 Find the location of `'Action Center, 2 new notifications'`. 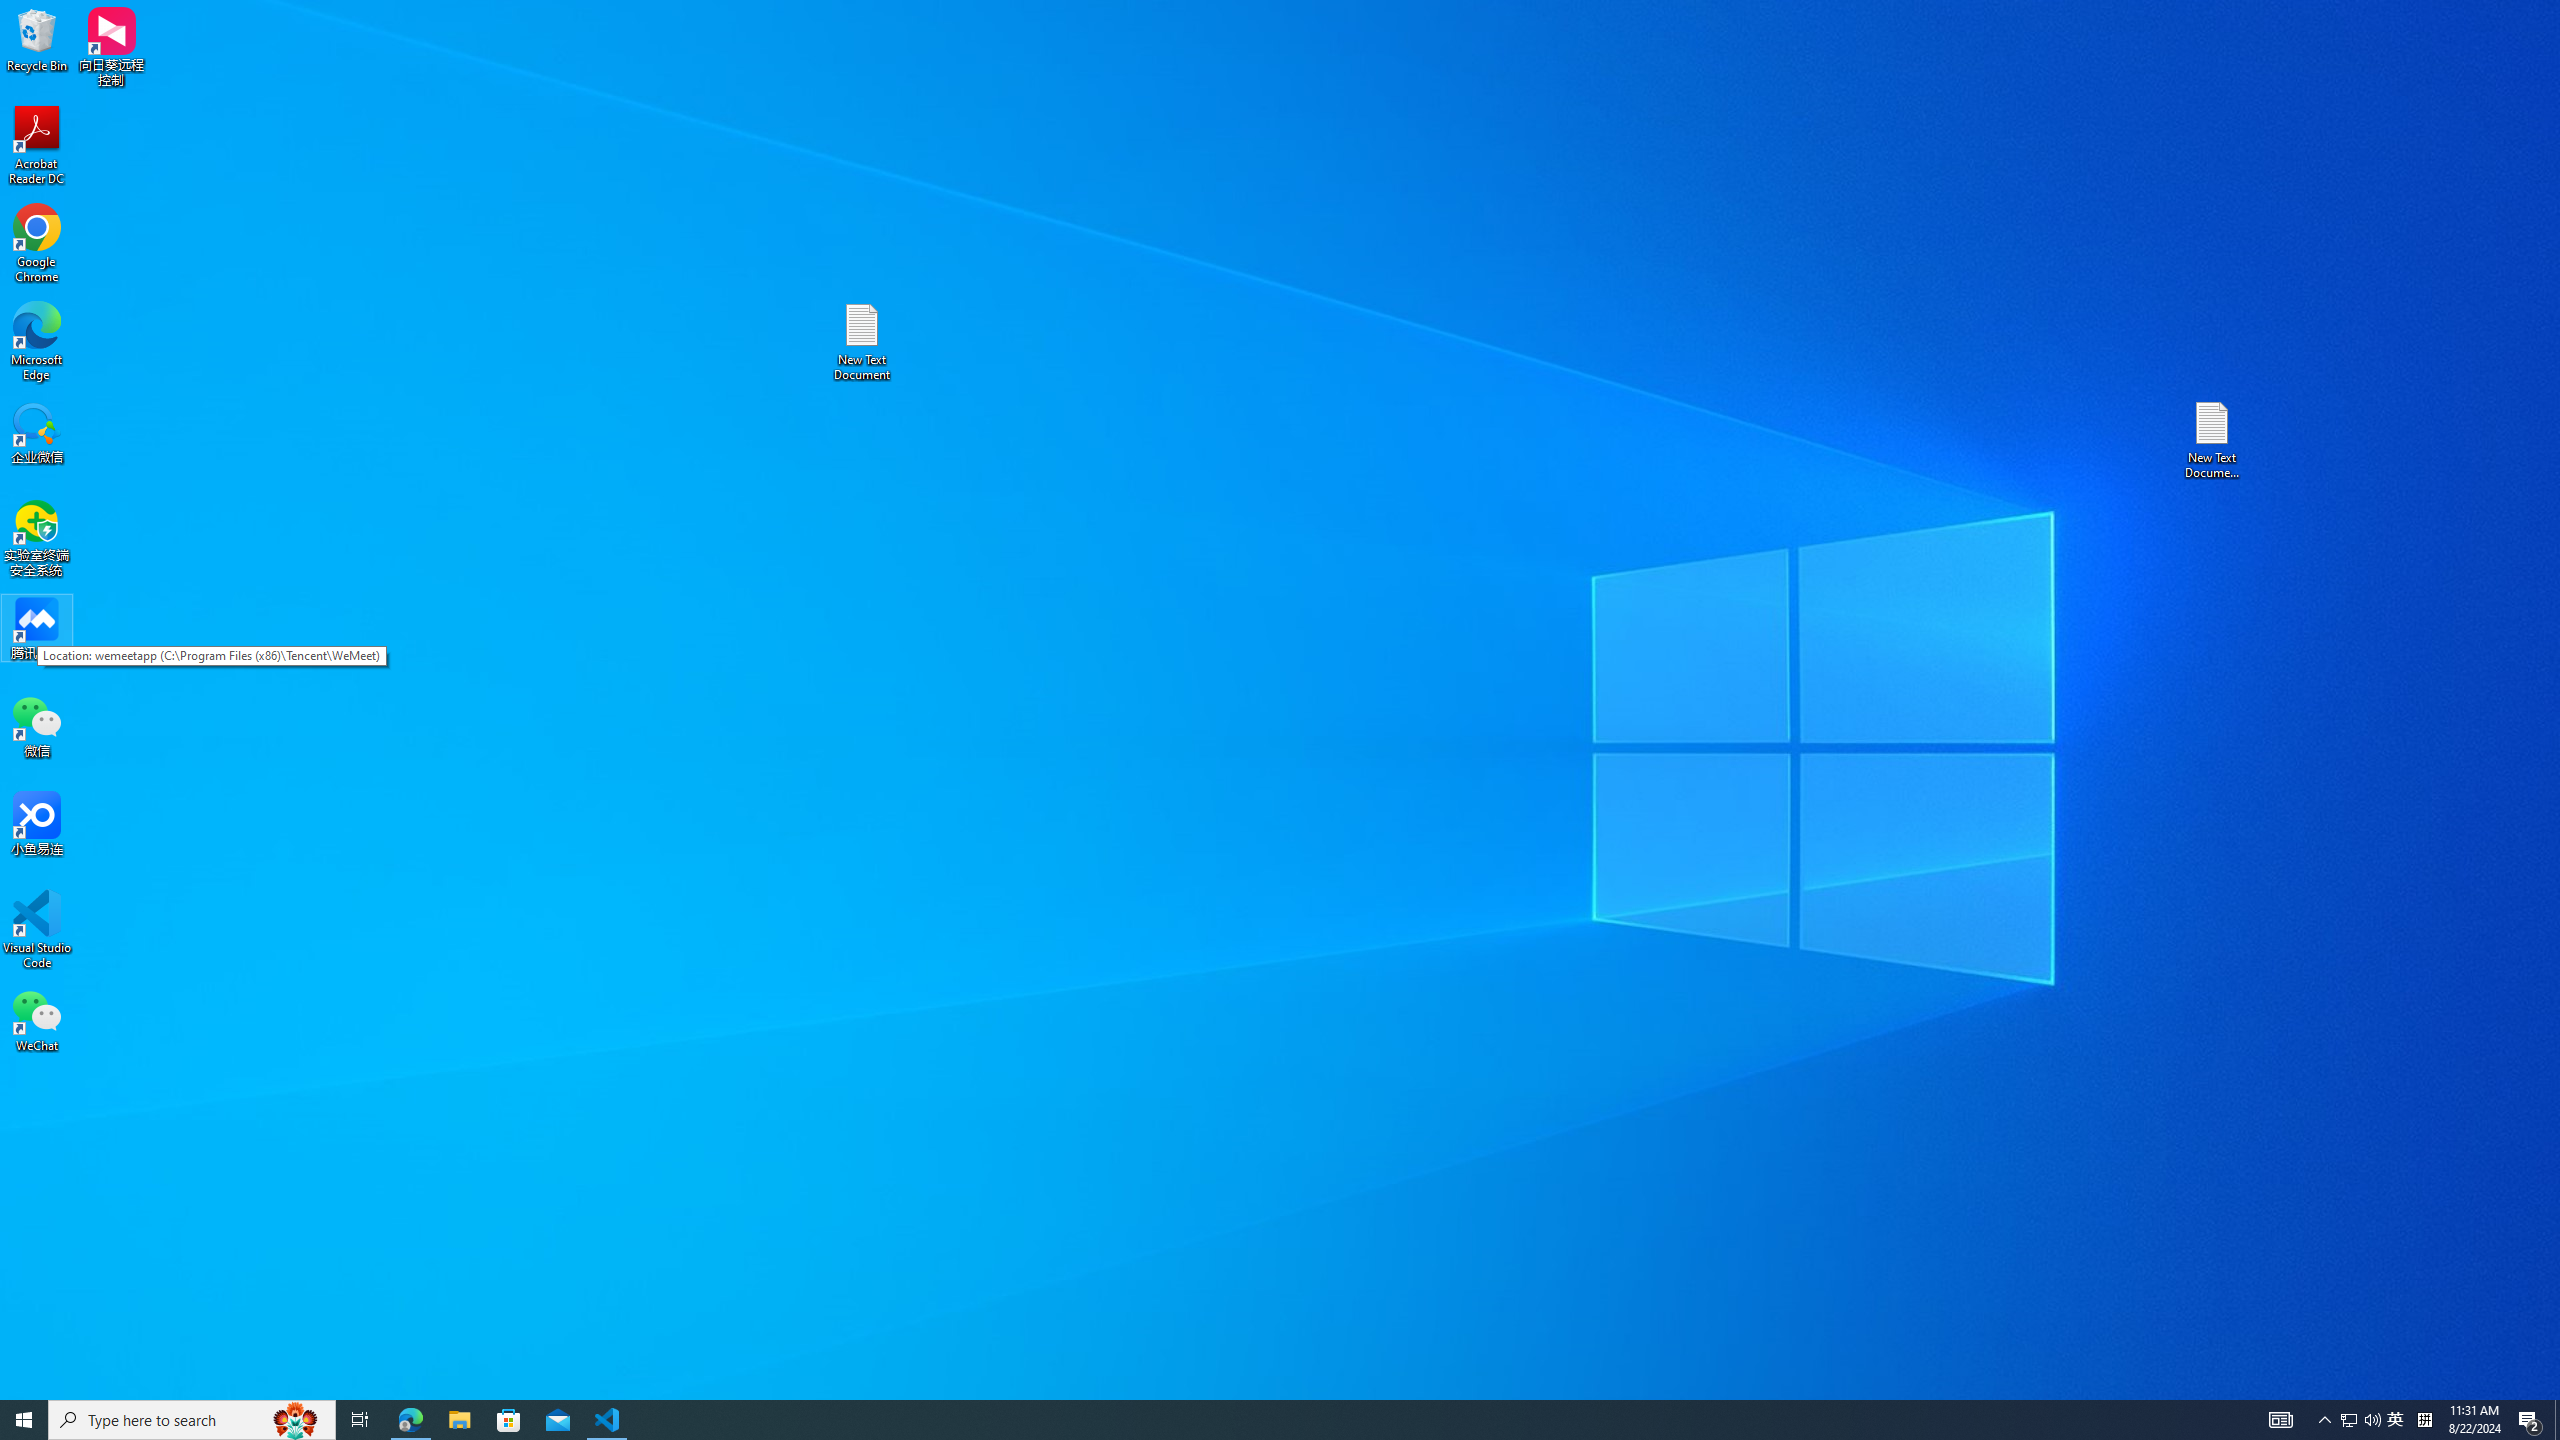

'Action Center, 2 new notifications' is located at coordinates (2530, 1418).